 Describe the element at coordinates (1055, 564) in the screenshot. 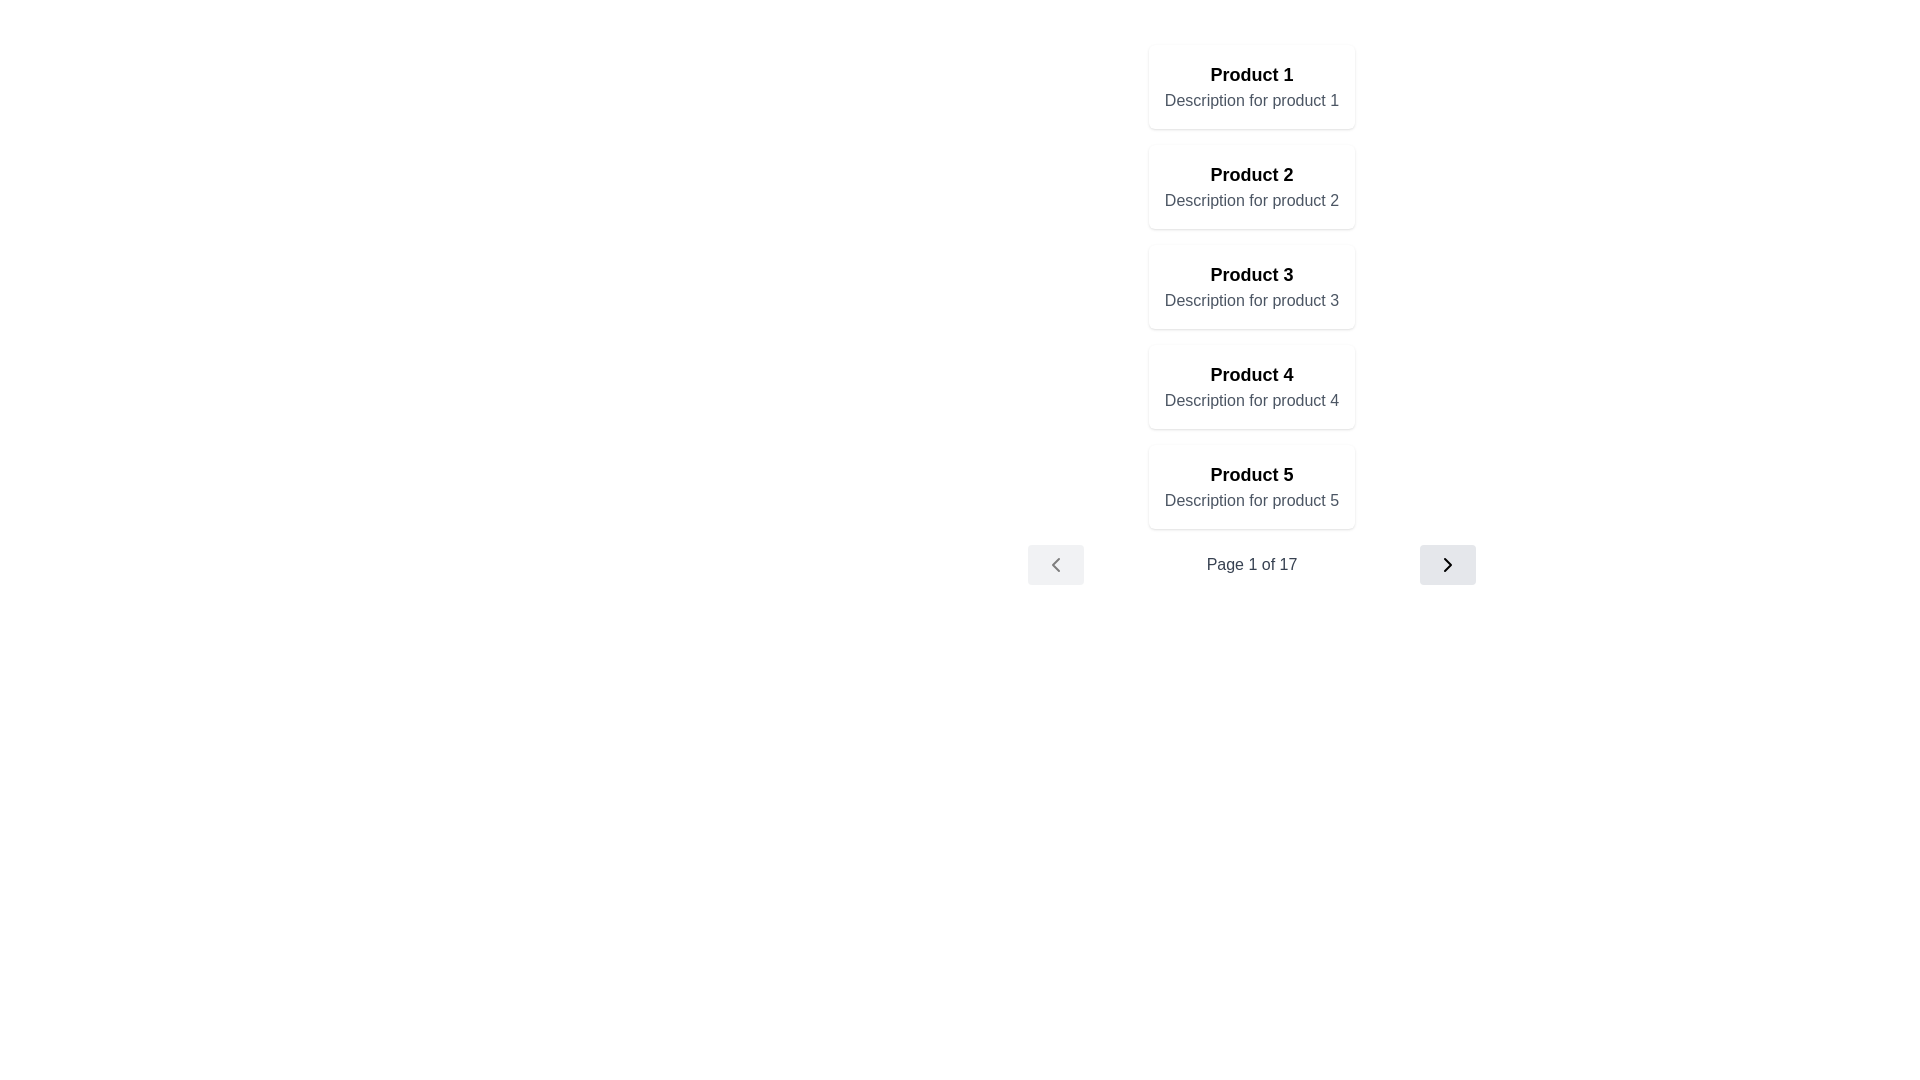

I see `the small triangular icon pointing leftwards, which serves as a backward navigation symbol` at that location.